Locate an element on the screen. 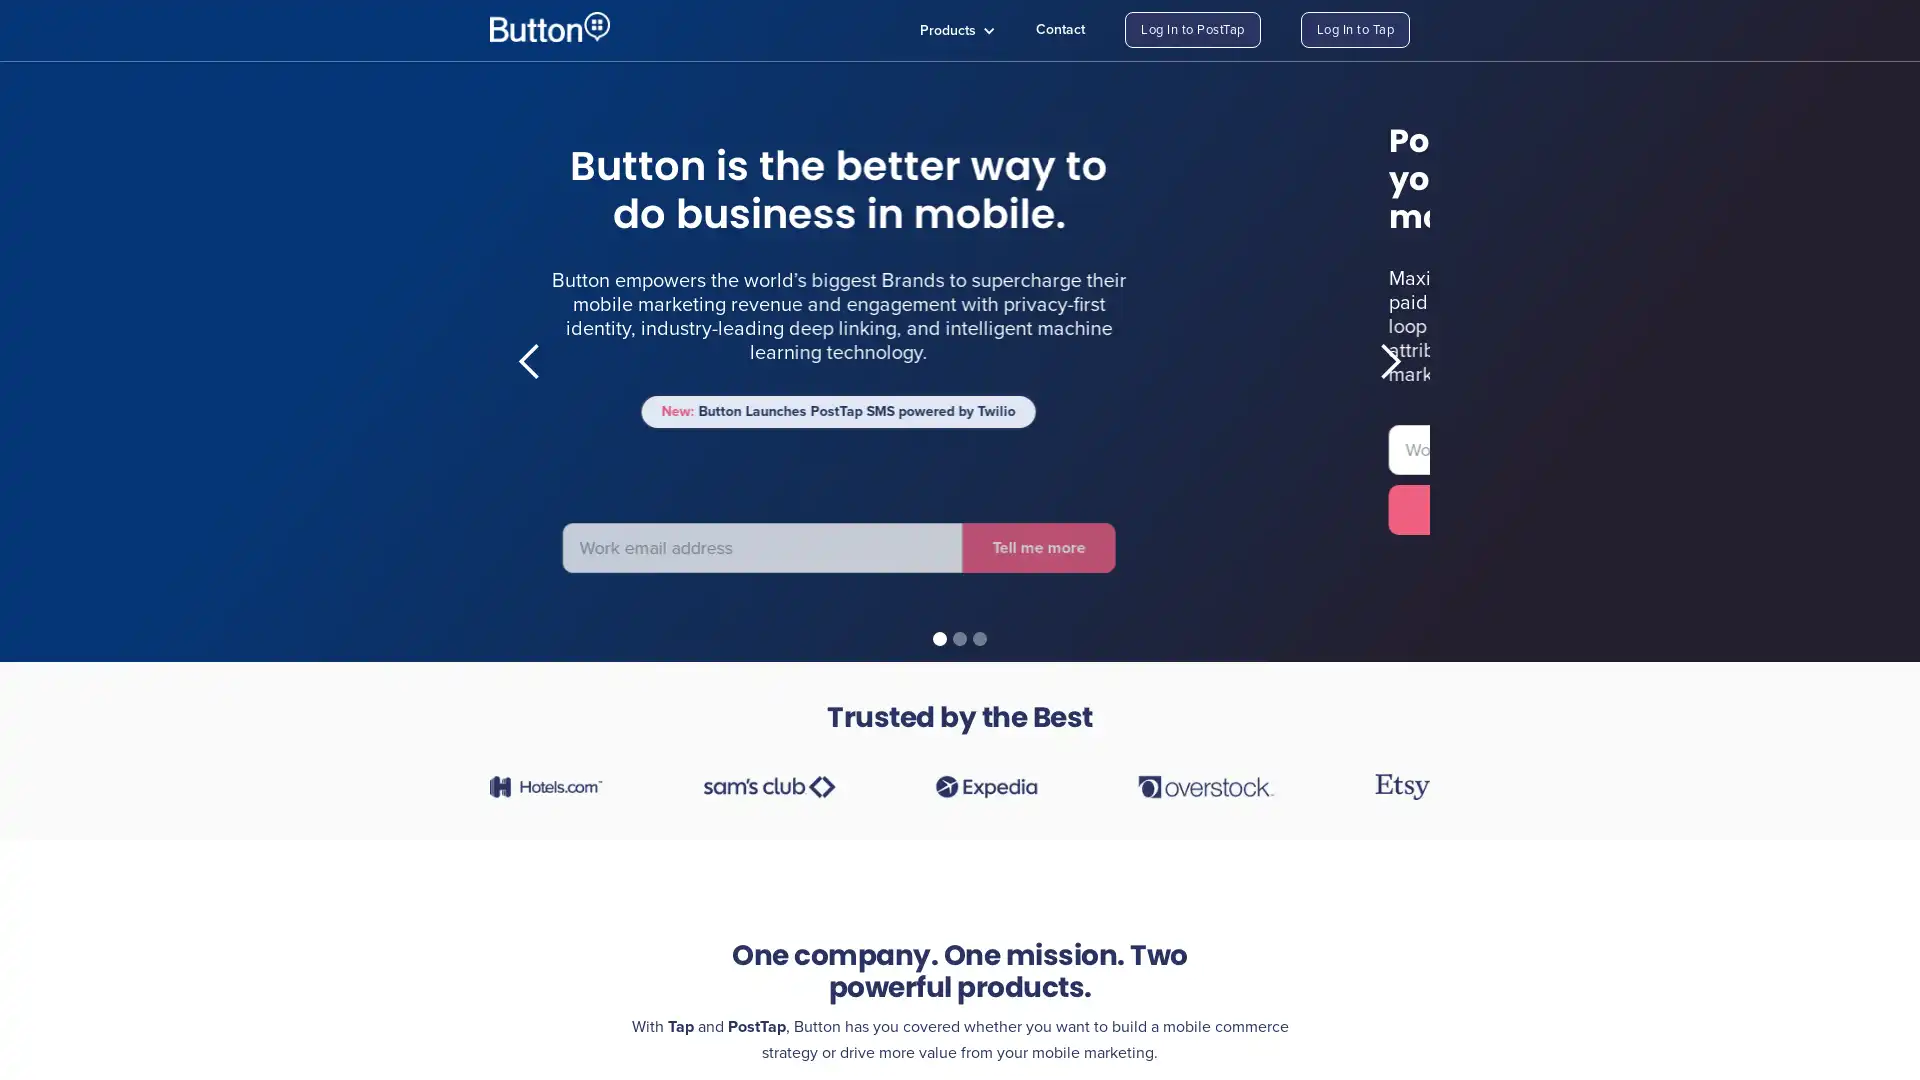 The image size is (1920, 1080). Show slide 3 of 3 is located at coordinates (979, 639).